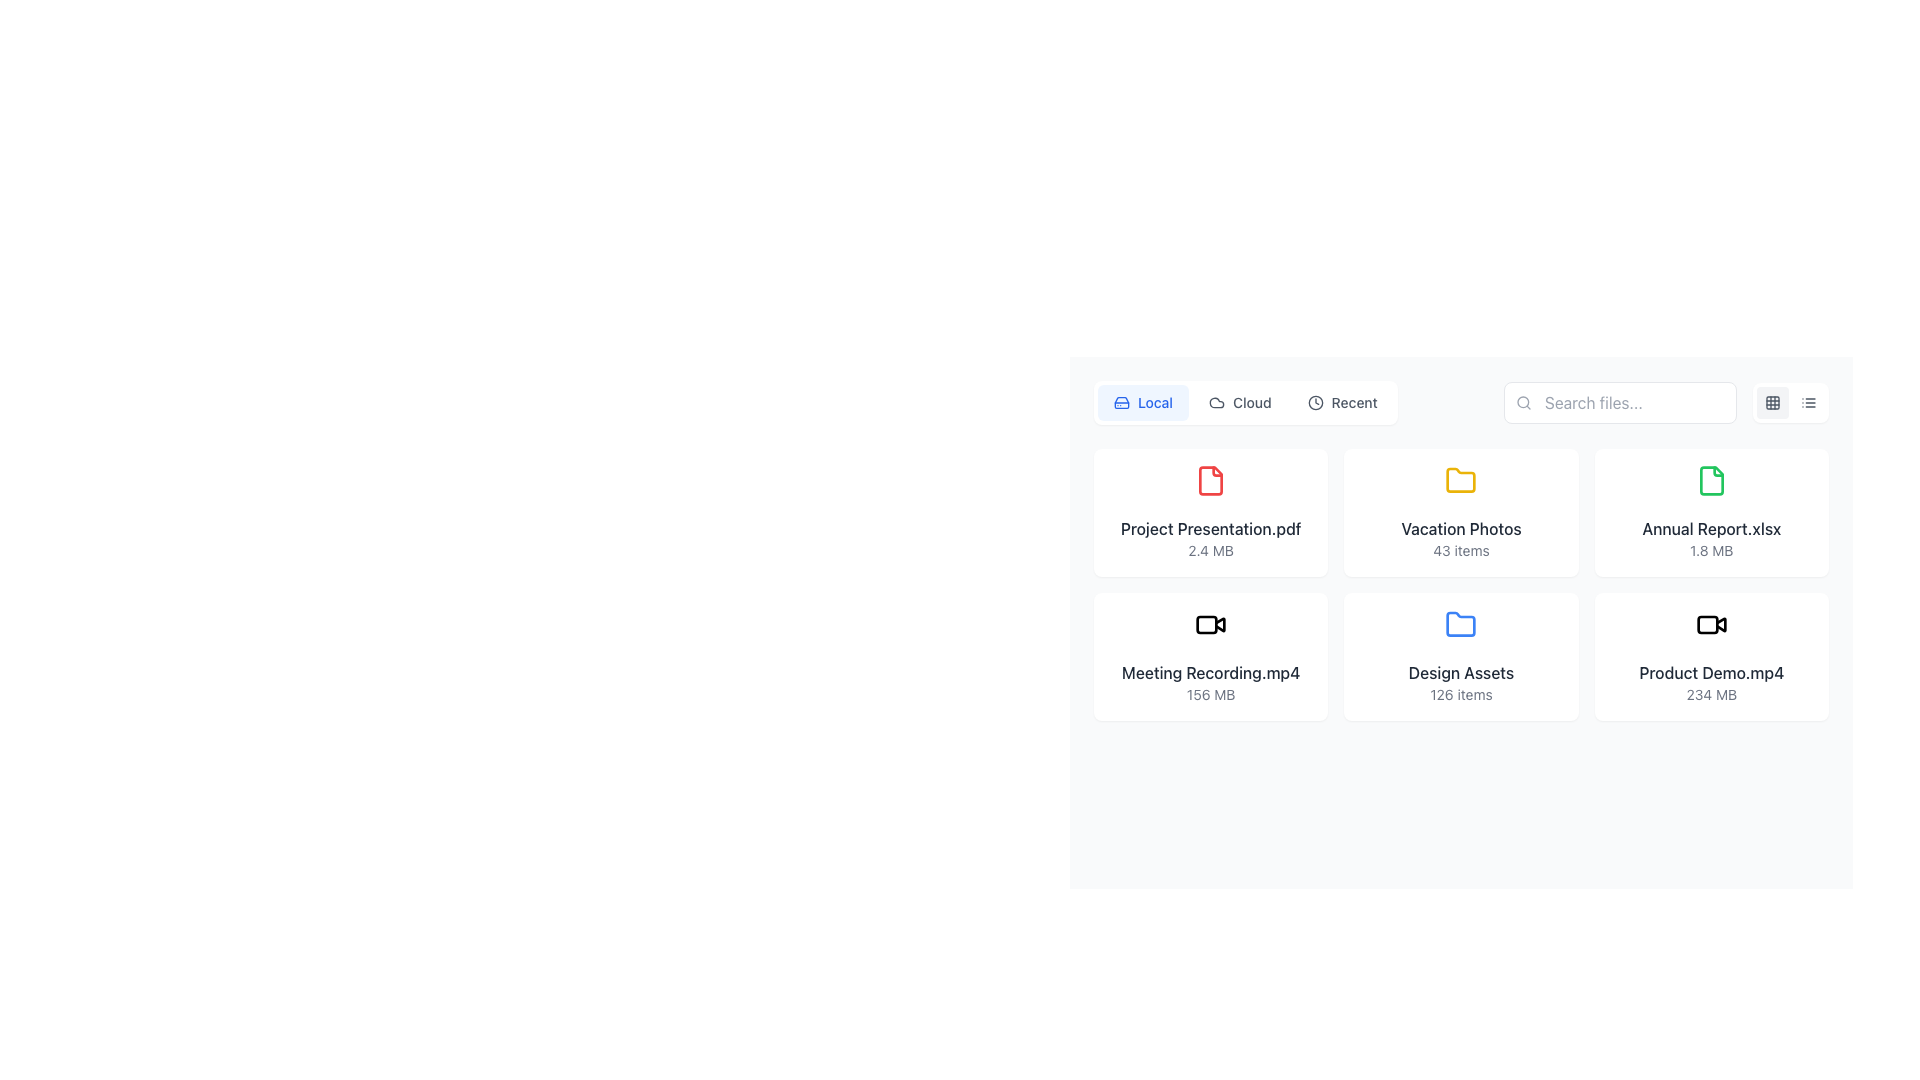  What do you see at coordinates (1710, 656) in the screenshot?
I see `the selectable file item located in the third column and third row of the grid layout to trigger tooltips or visual response` at bounding box center [1710, 656].